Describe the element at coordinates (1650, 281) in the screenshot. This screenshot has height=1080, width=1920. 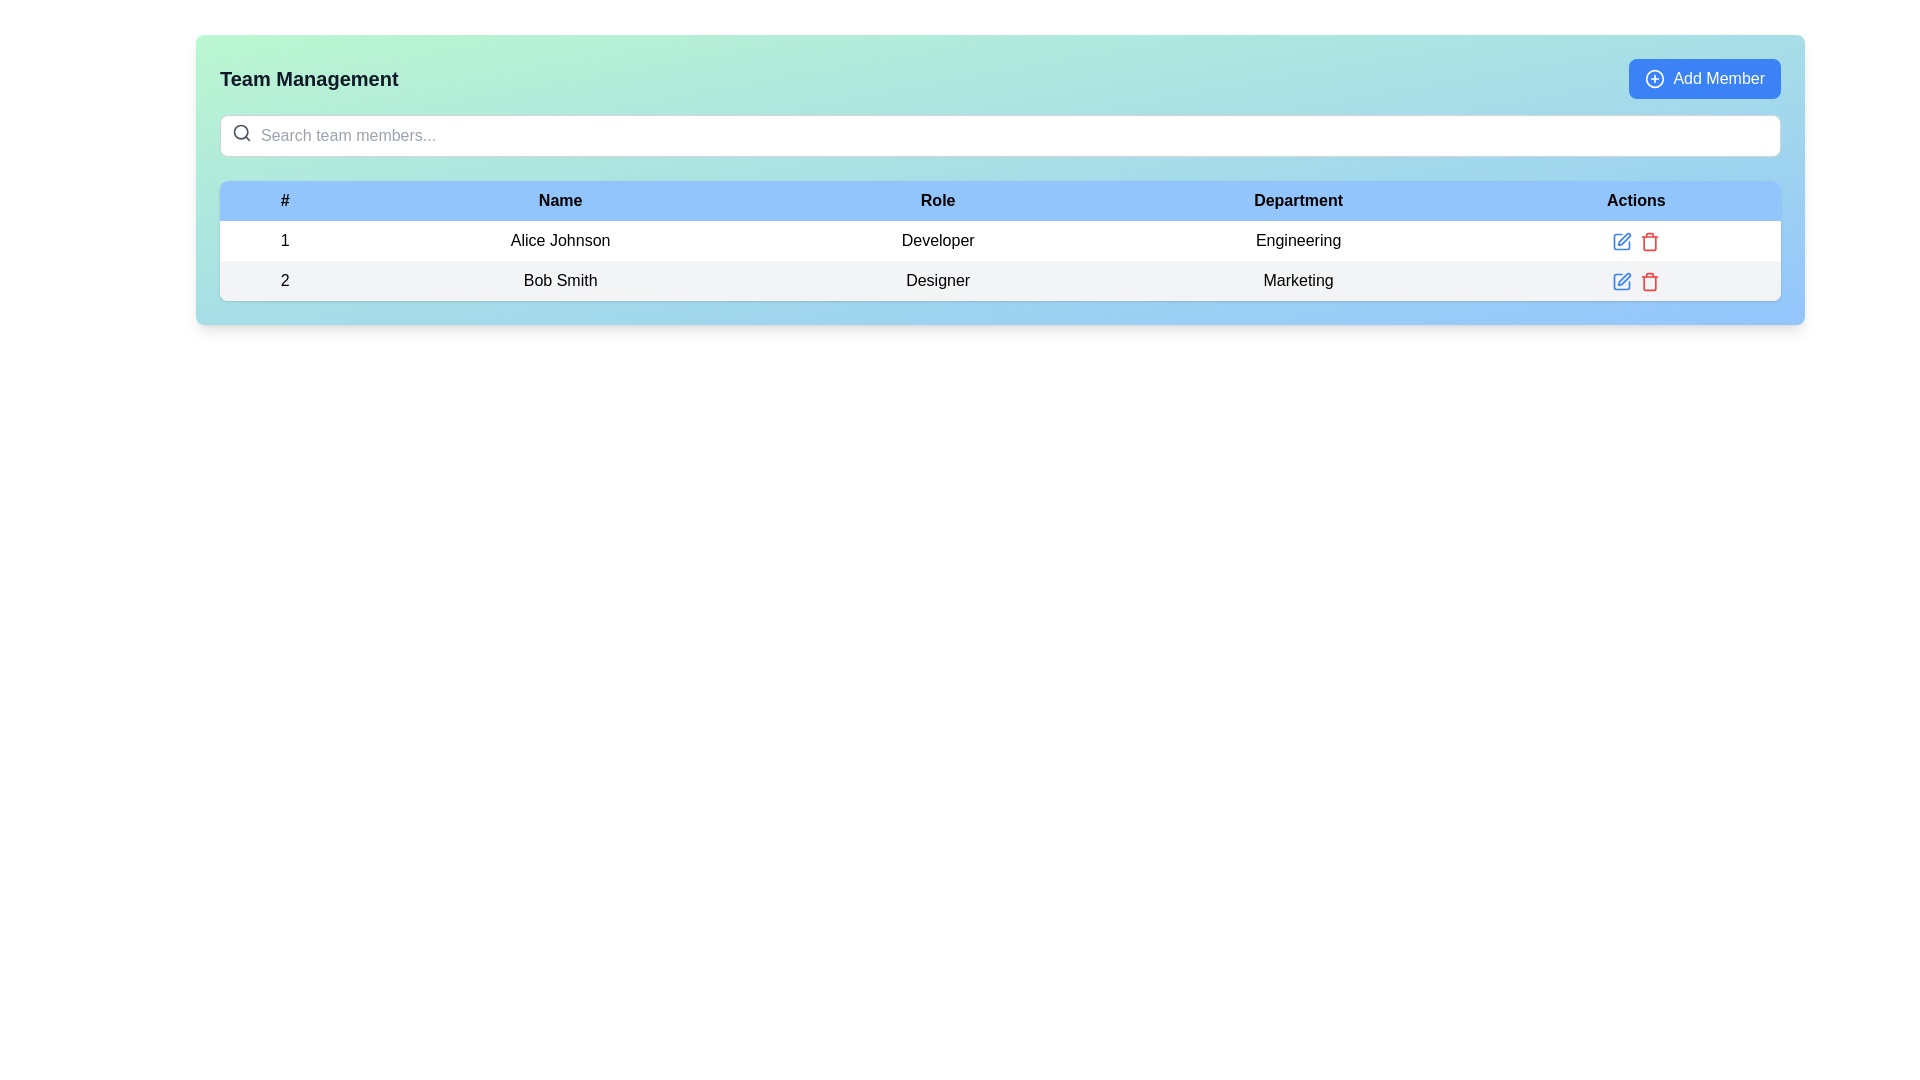
I see `the trash can icon button in the 'Actions' column of the second row corresponding to 'Bob Smith'` at that location.